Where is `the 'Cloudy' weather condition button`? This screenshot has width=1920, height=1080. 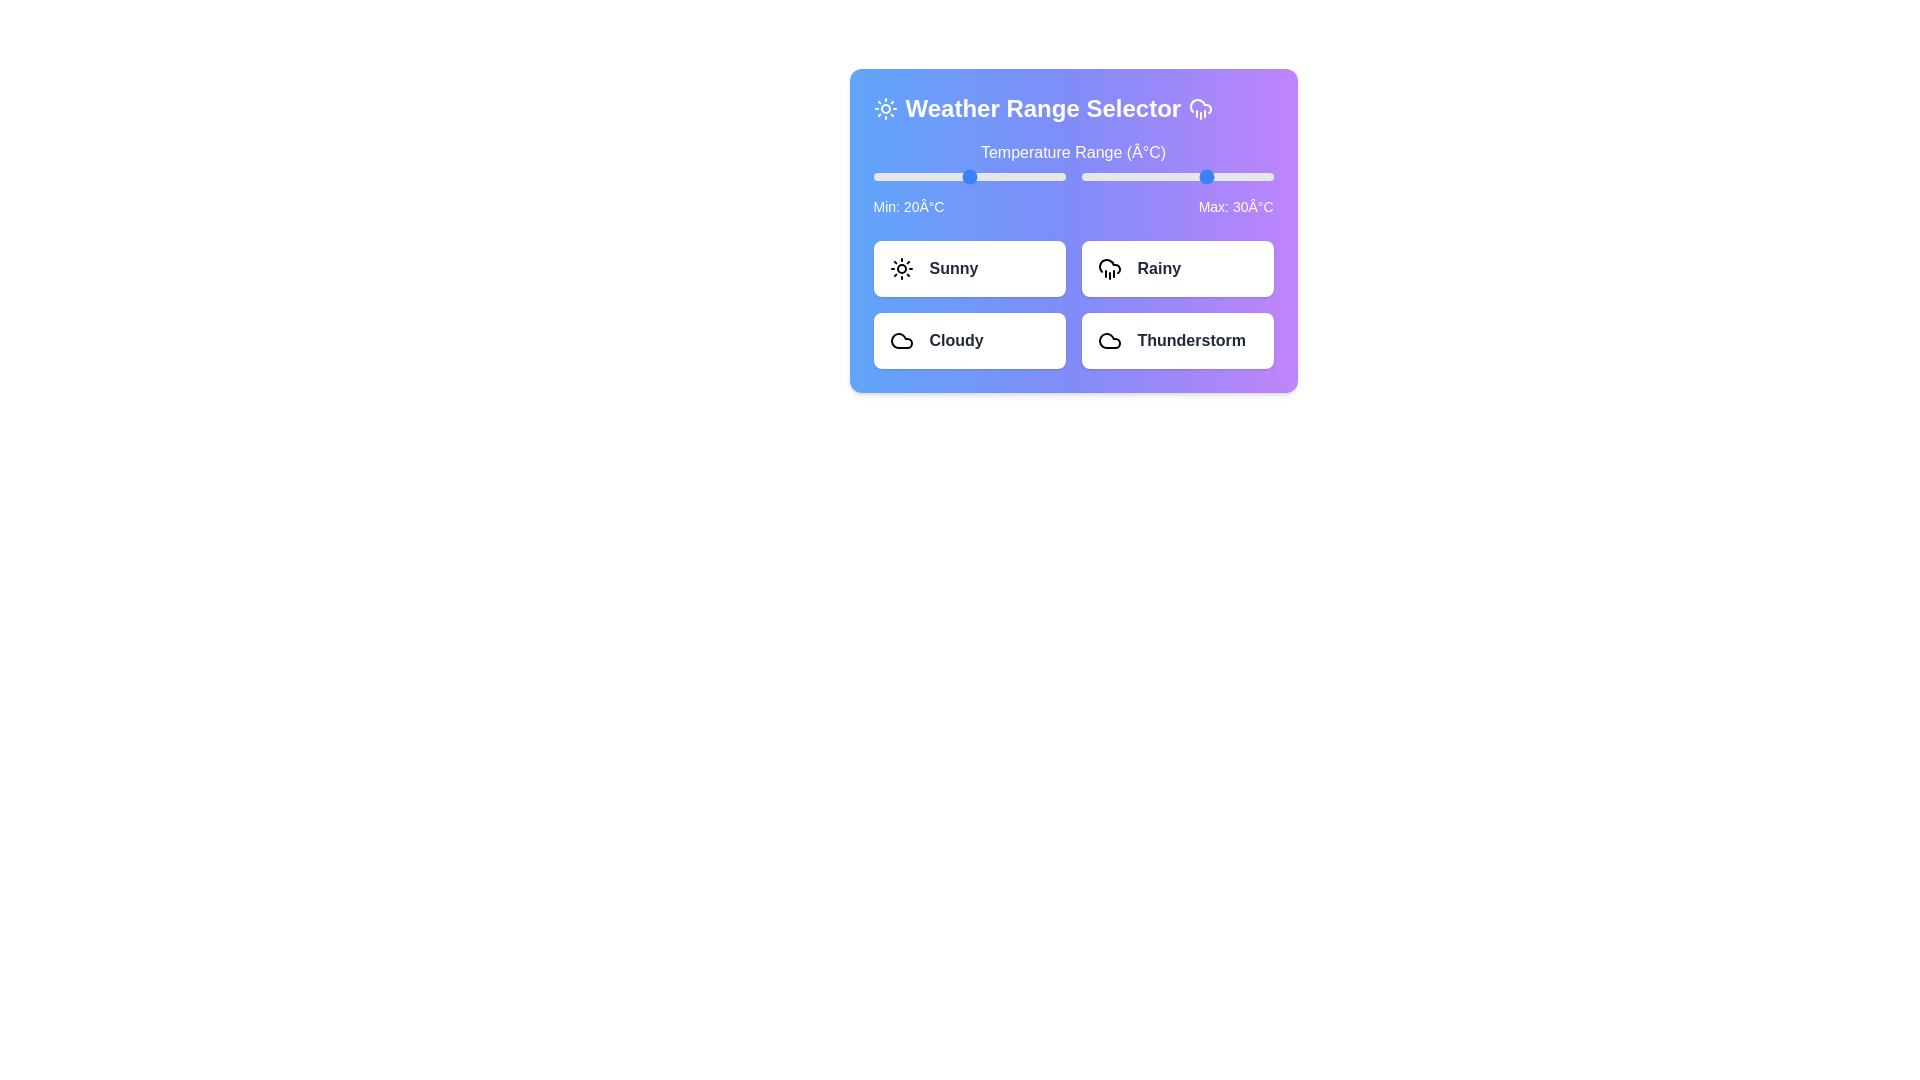
the 'Cloudy' weather condition button is located at coordinates (969, 339).